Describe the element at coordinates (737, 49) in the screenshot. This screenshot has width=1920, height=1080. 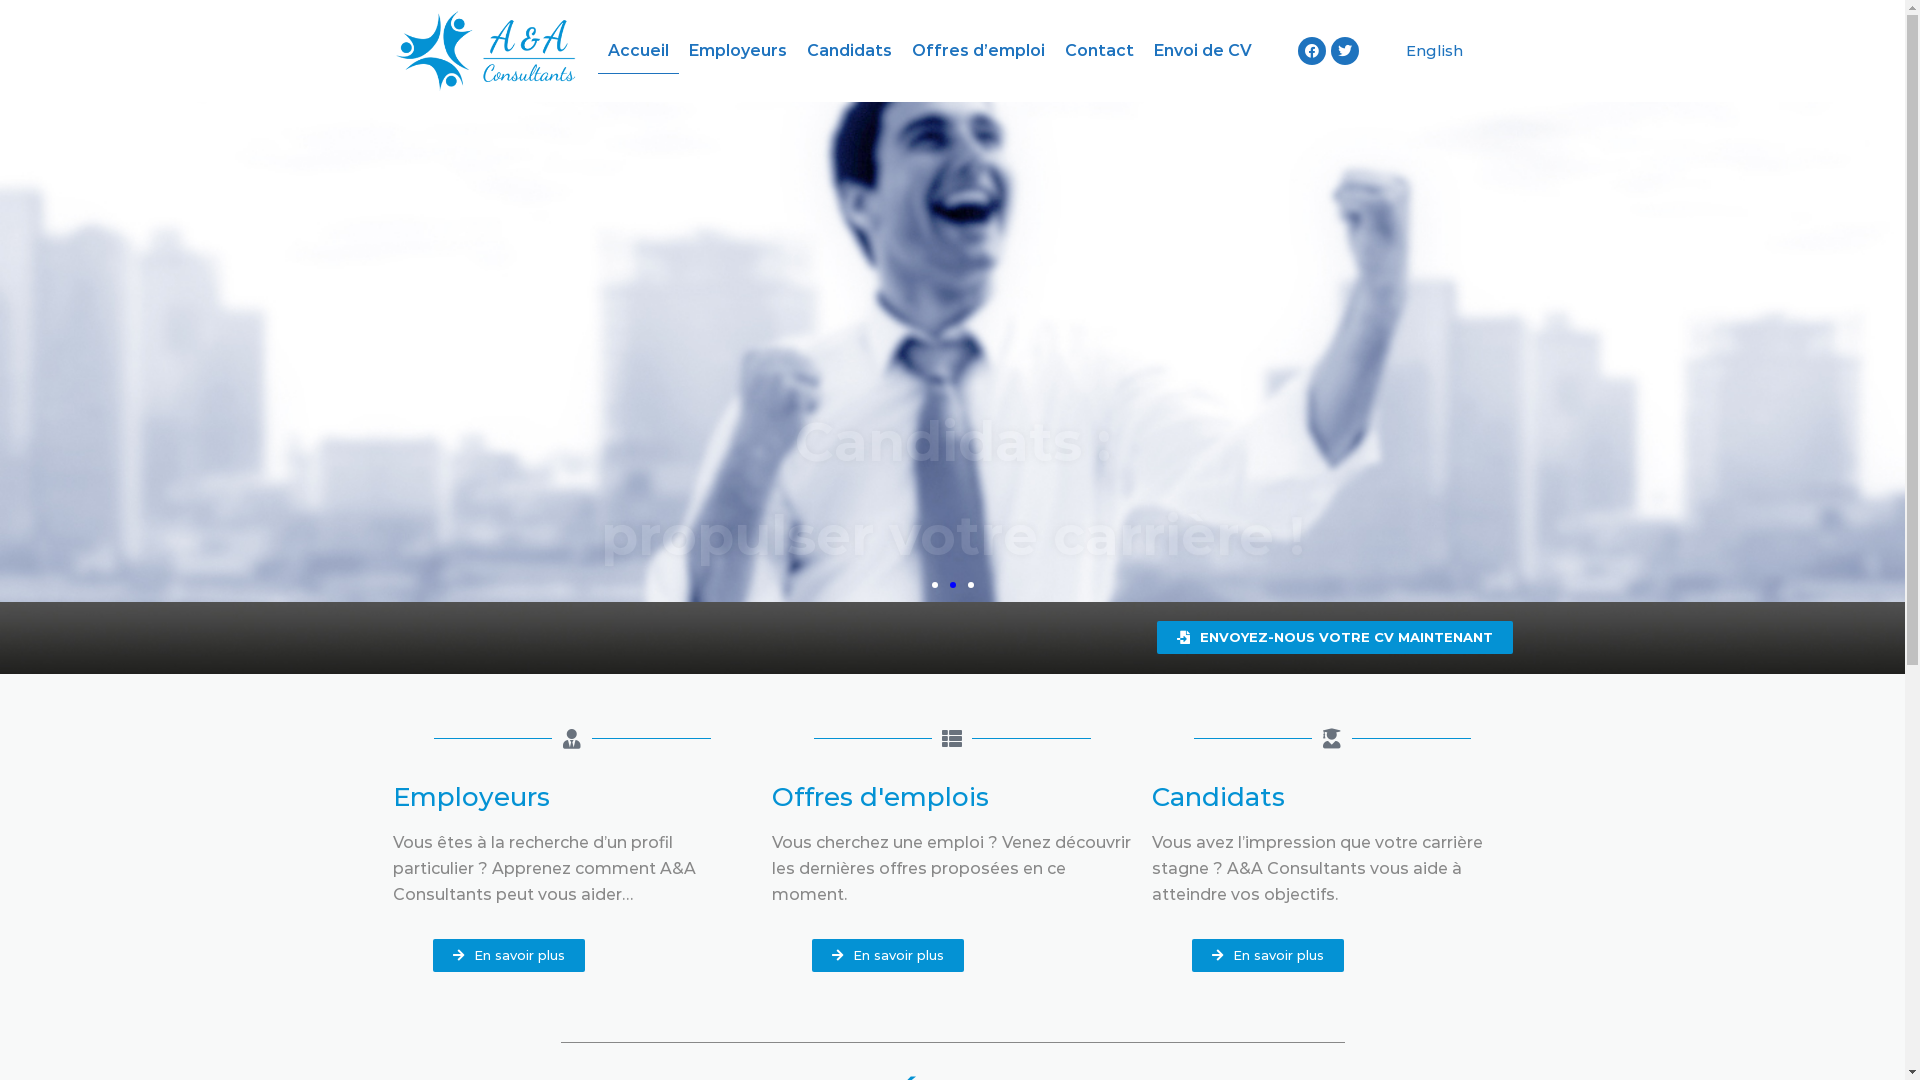
I see `'Employeurs'` at that location.